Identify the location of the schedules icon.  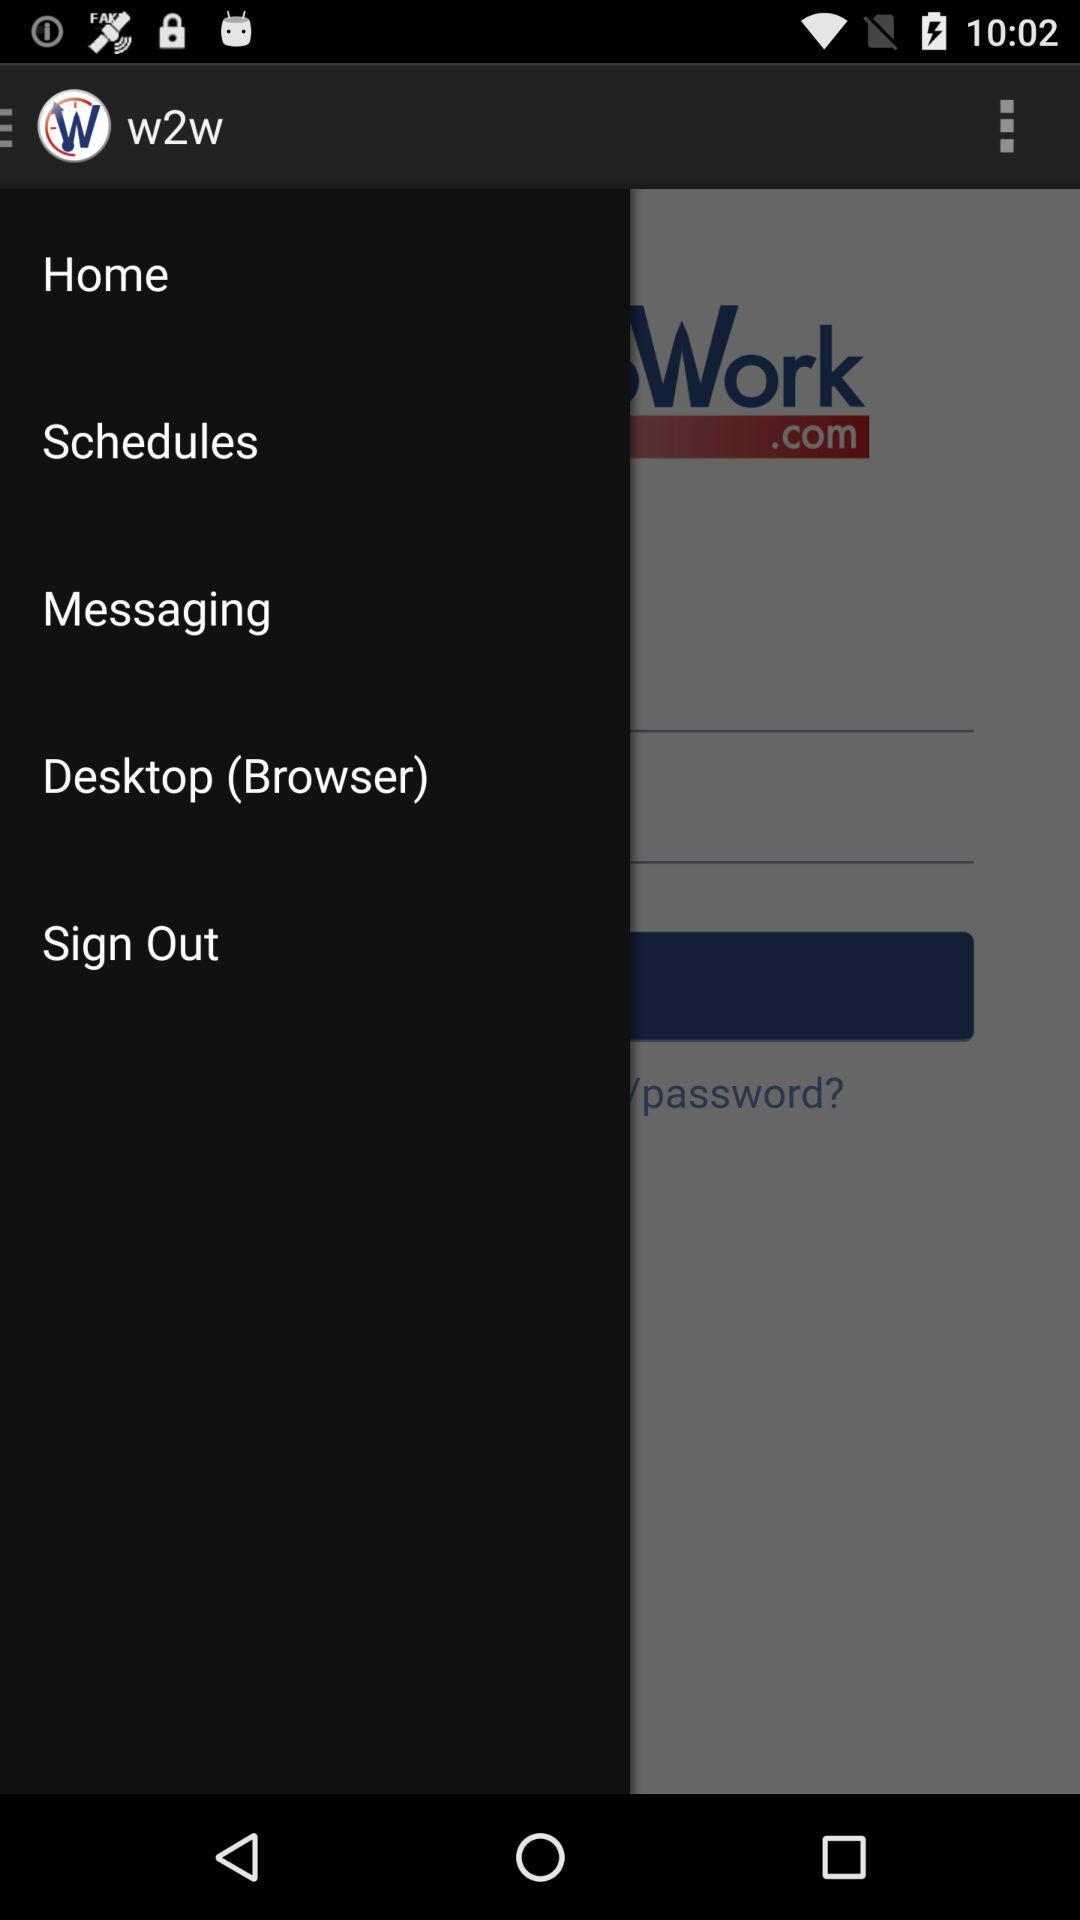
(315, 439).